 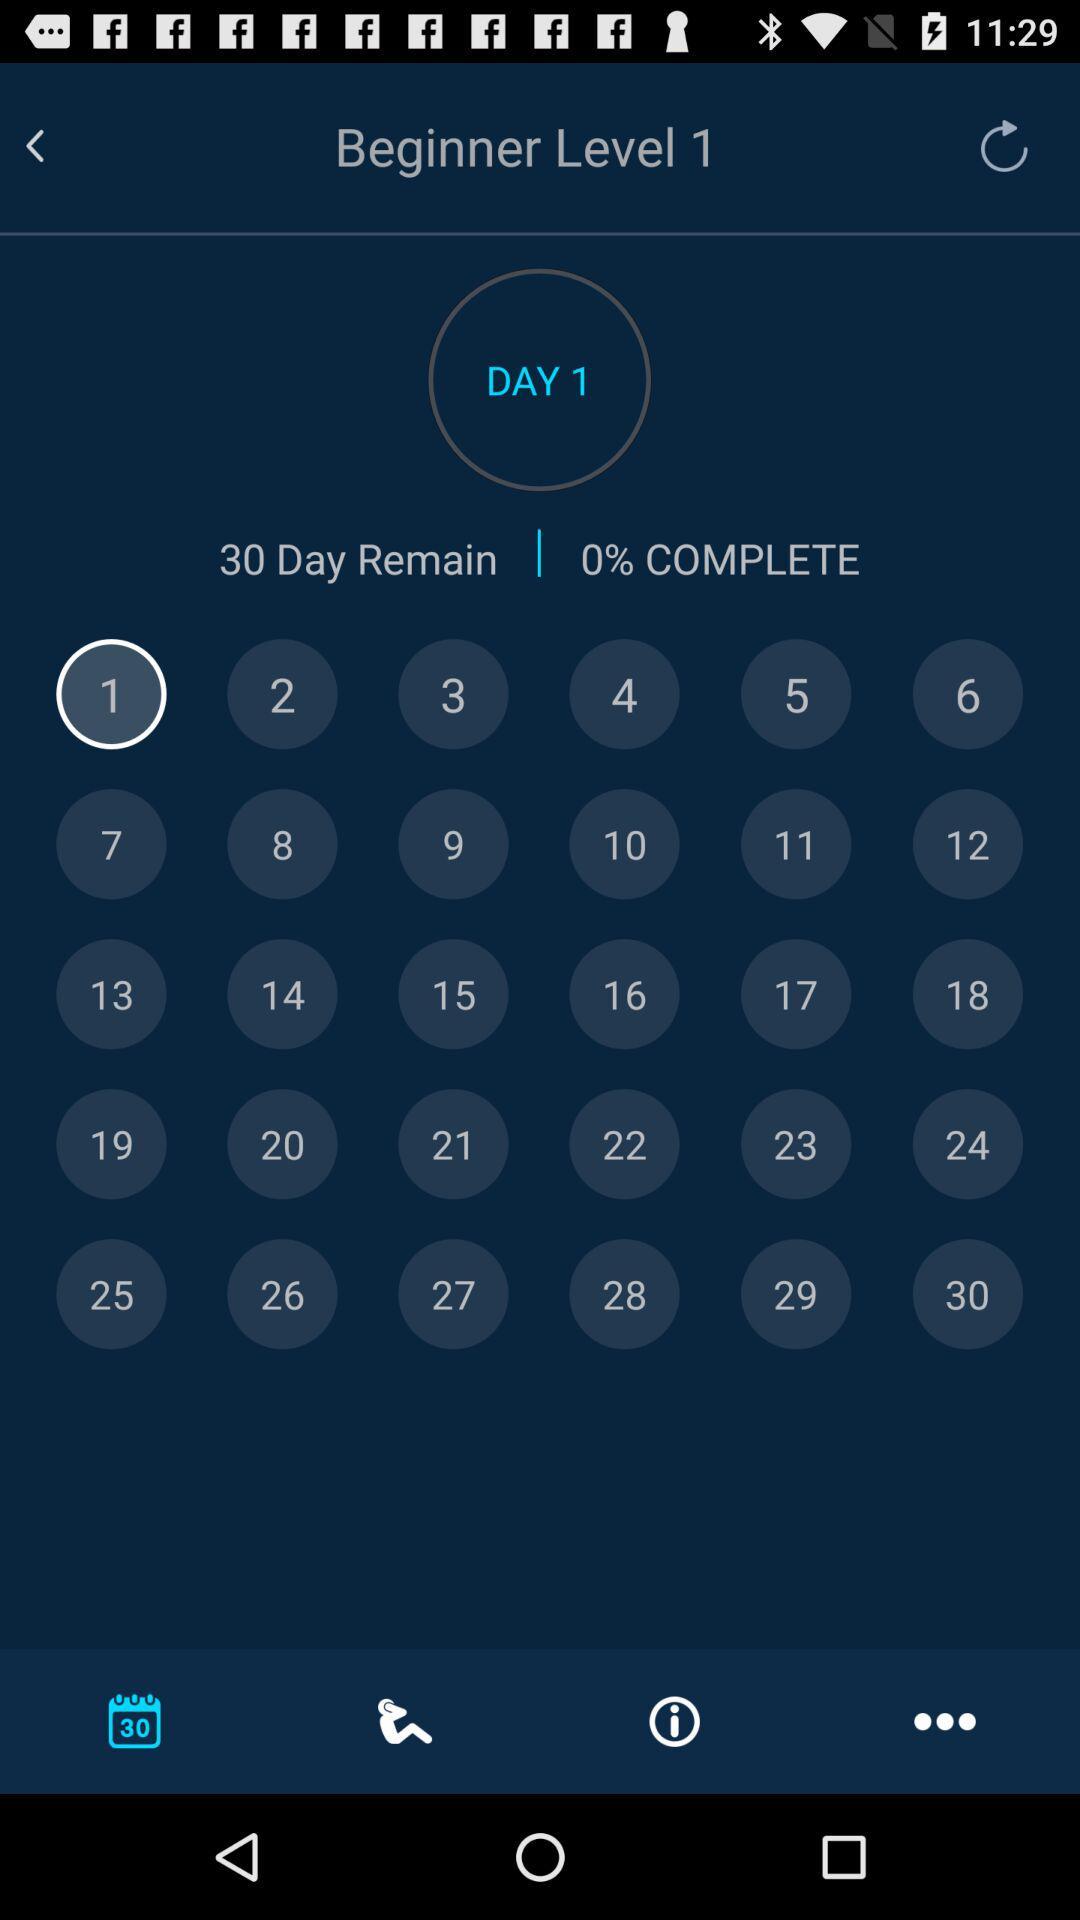 What do you see at coordinates (994, 145) in the screenshot?
I see `refresh` at bounding box center [994, 145].